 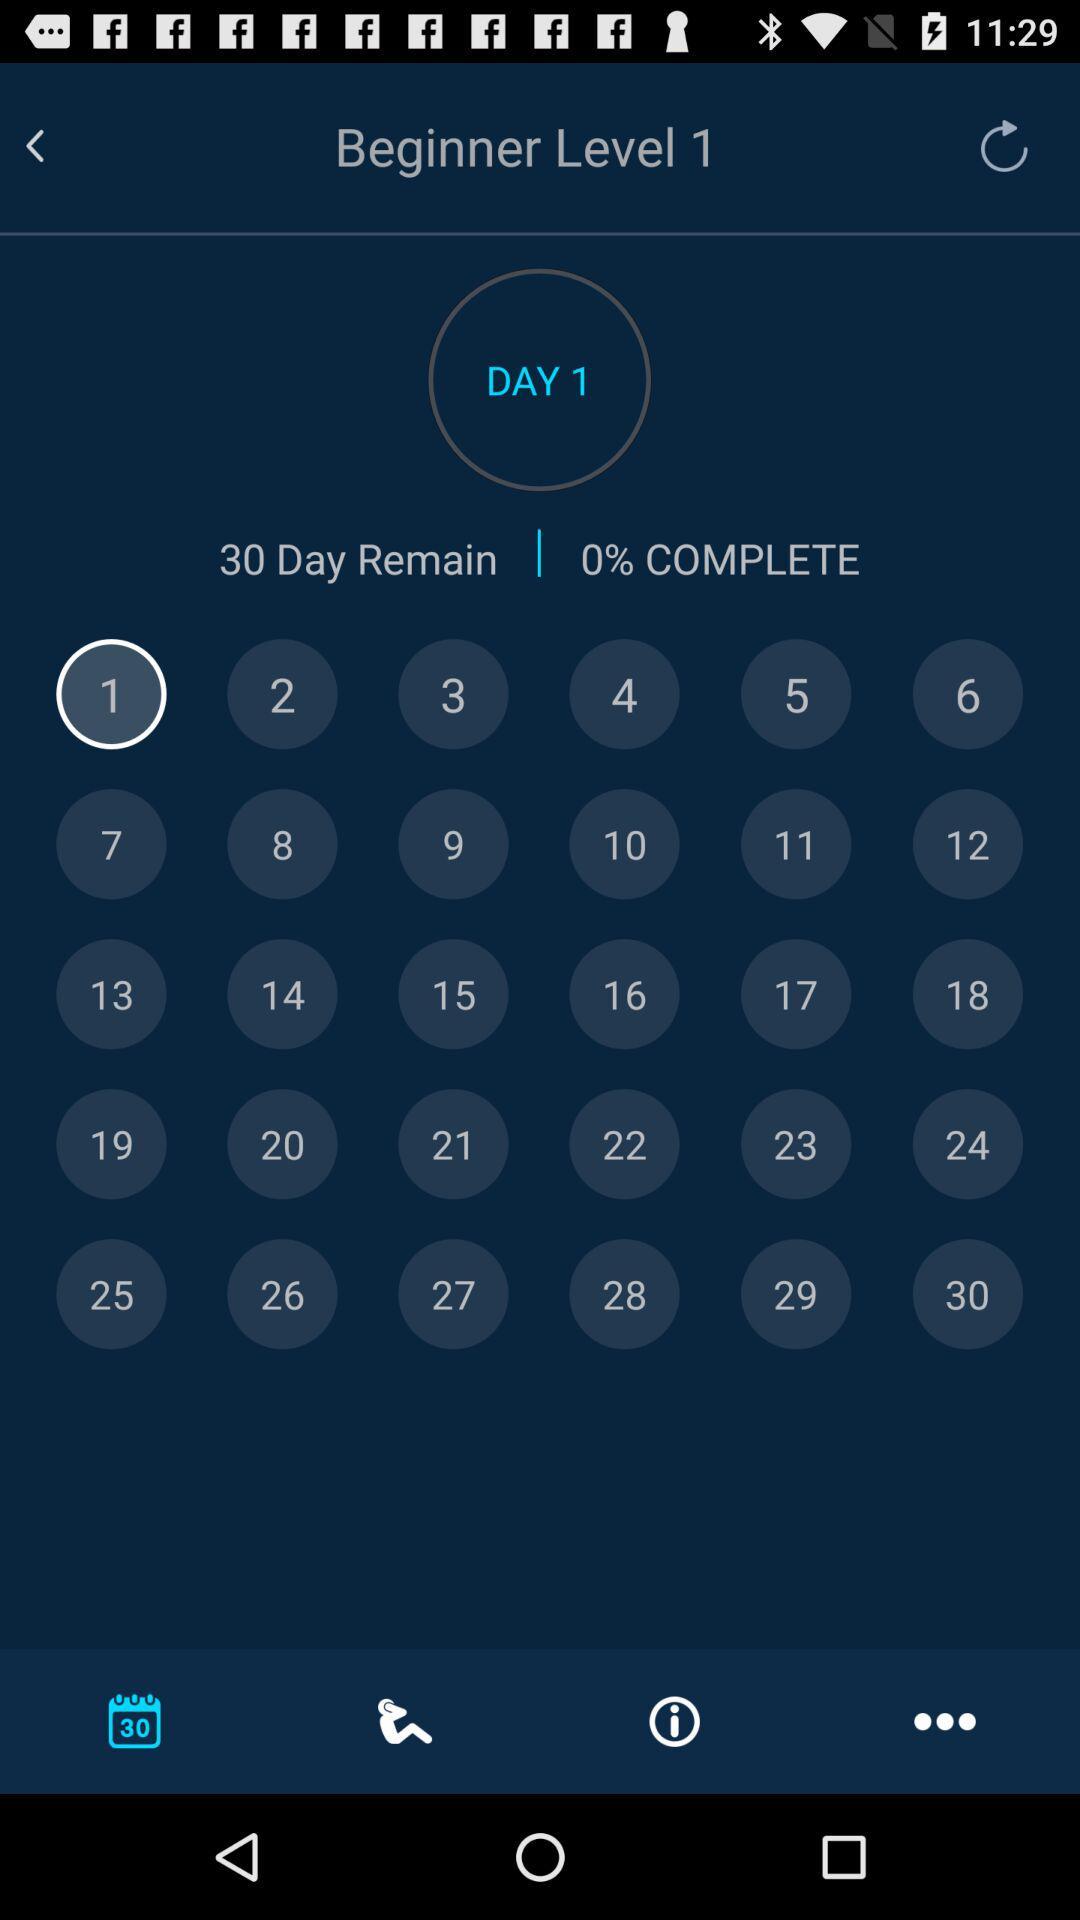 What do you see at coordinates (994, 145) in the screenshot?
I see `refresh` at bounding box center [994, 145].